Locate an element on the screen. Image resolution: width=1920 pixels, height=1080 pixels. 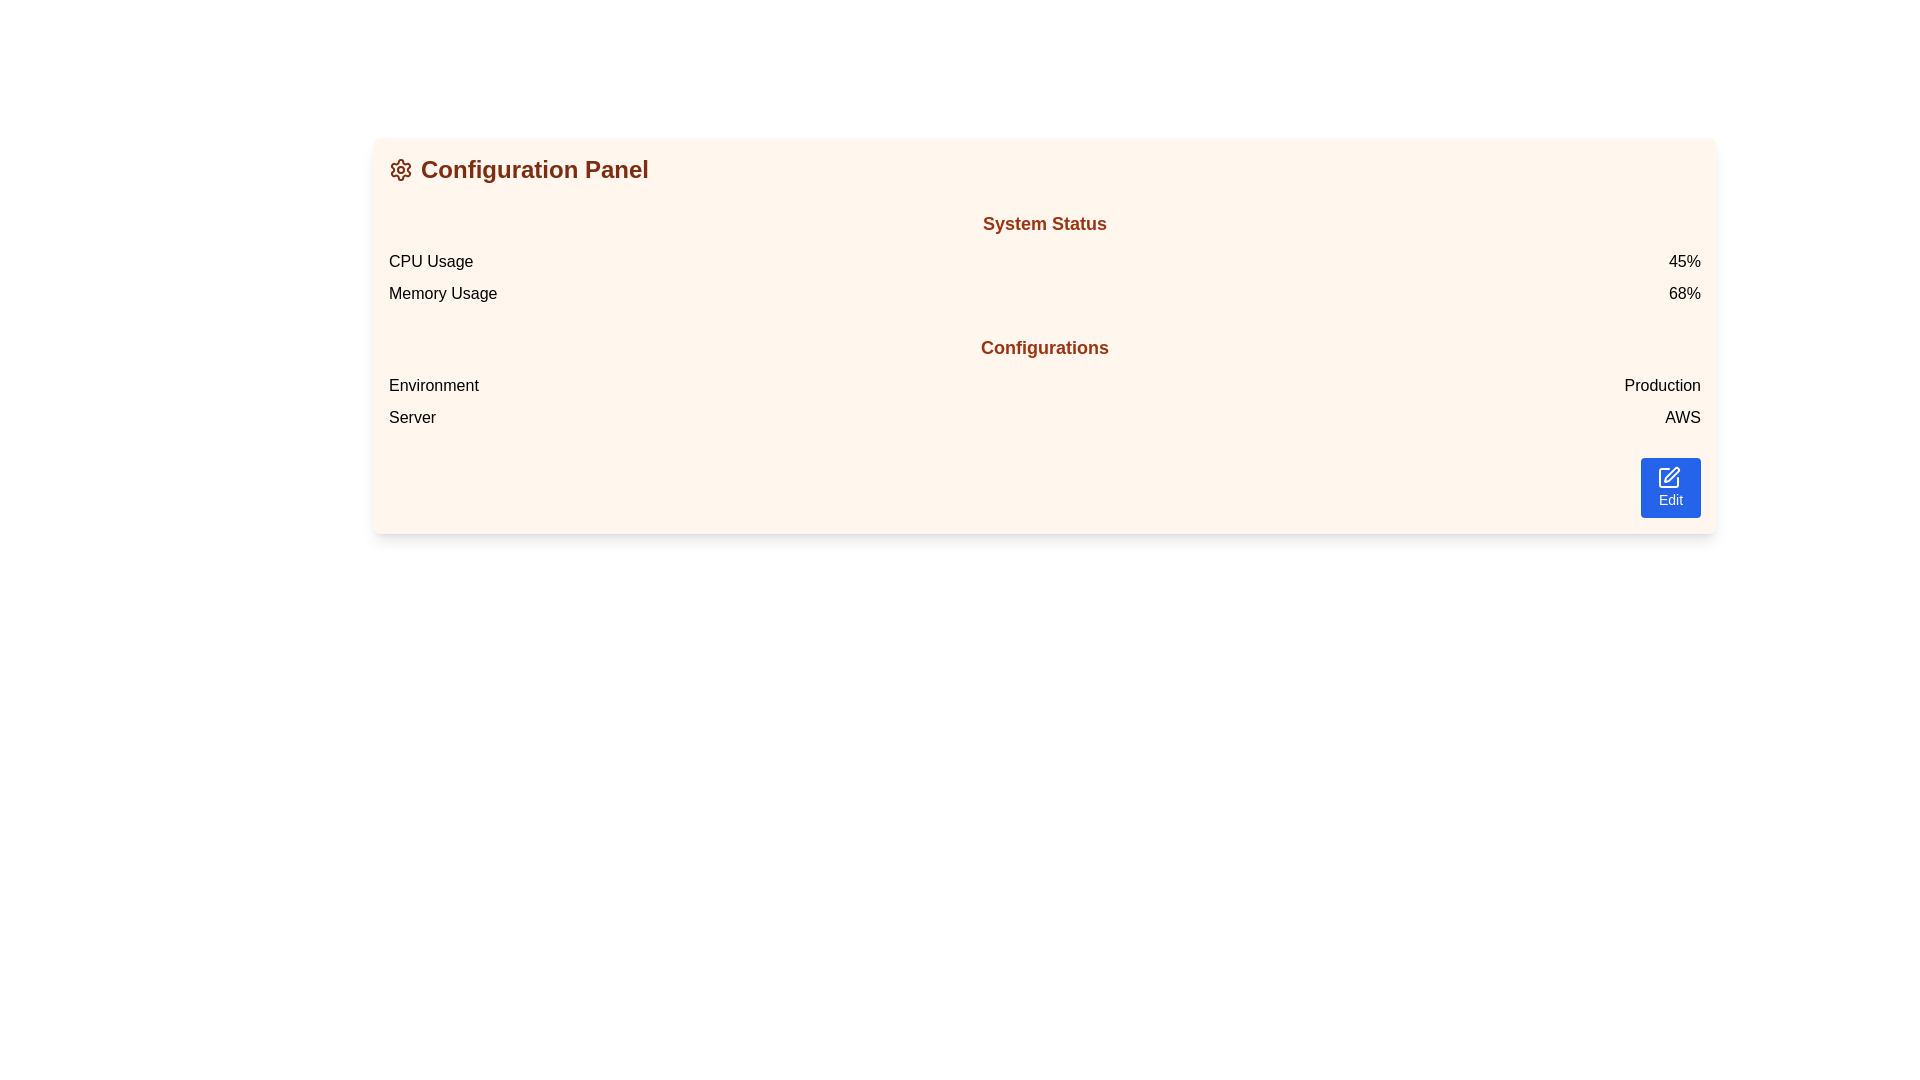
the text 'Environment' from the Text Label element, which is styled in a medium-weight font and located in the configuration panel under the subheading 'Configurations' is located at coordinates (432, 385).